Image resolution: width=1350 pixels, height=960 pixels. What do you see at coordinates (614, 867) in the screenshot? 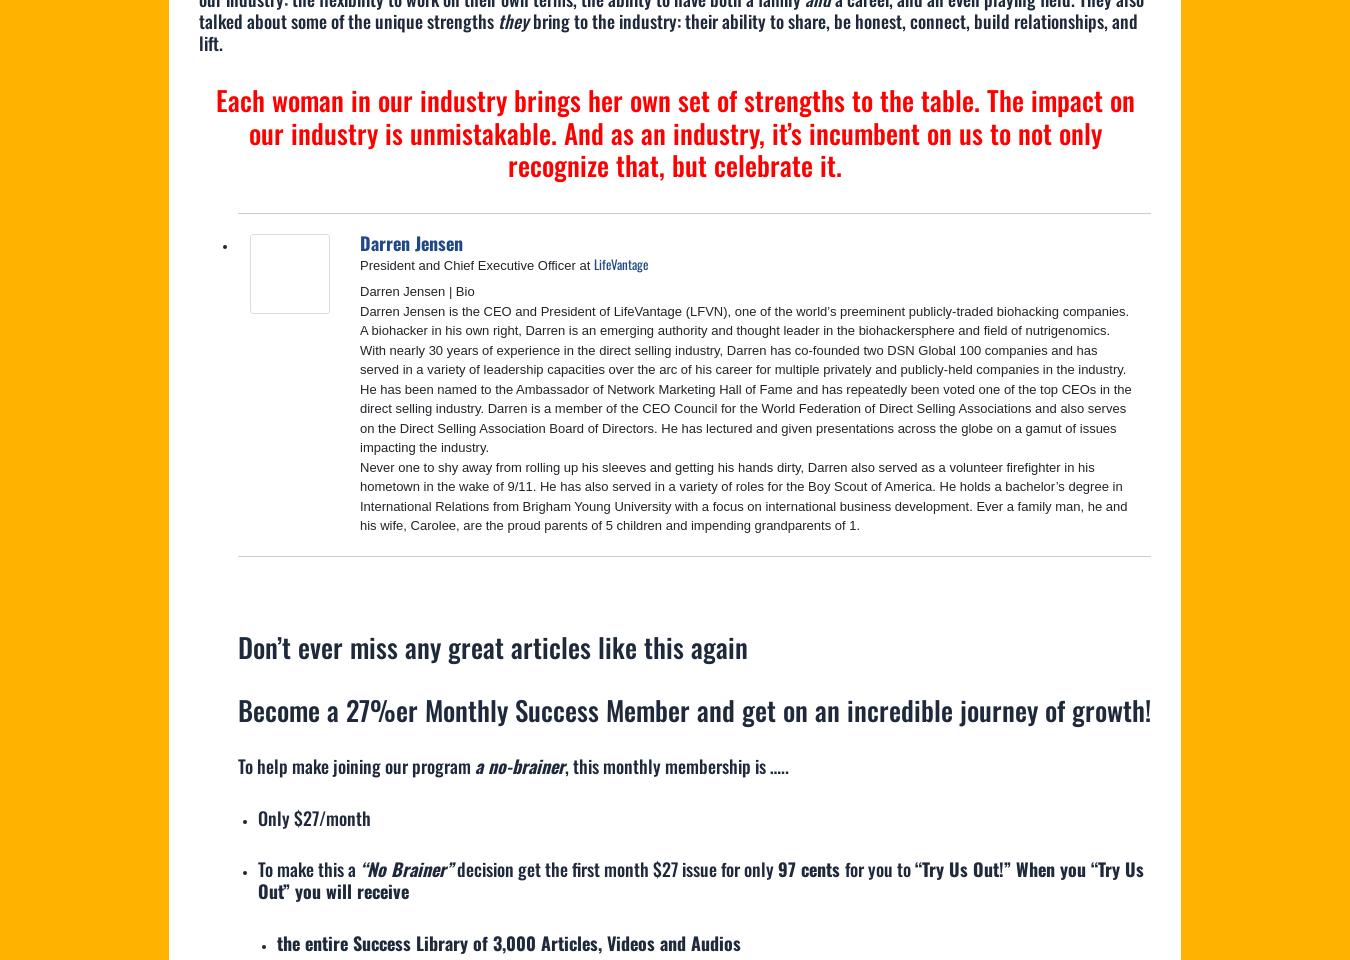
I see `'decision get the first month $27 issue for only'` at bounding box center [614, 867].